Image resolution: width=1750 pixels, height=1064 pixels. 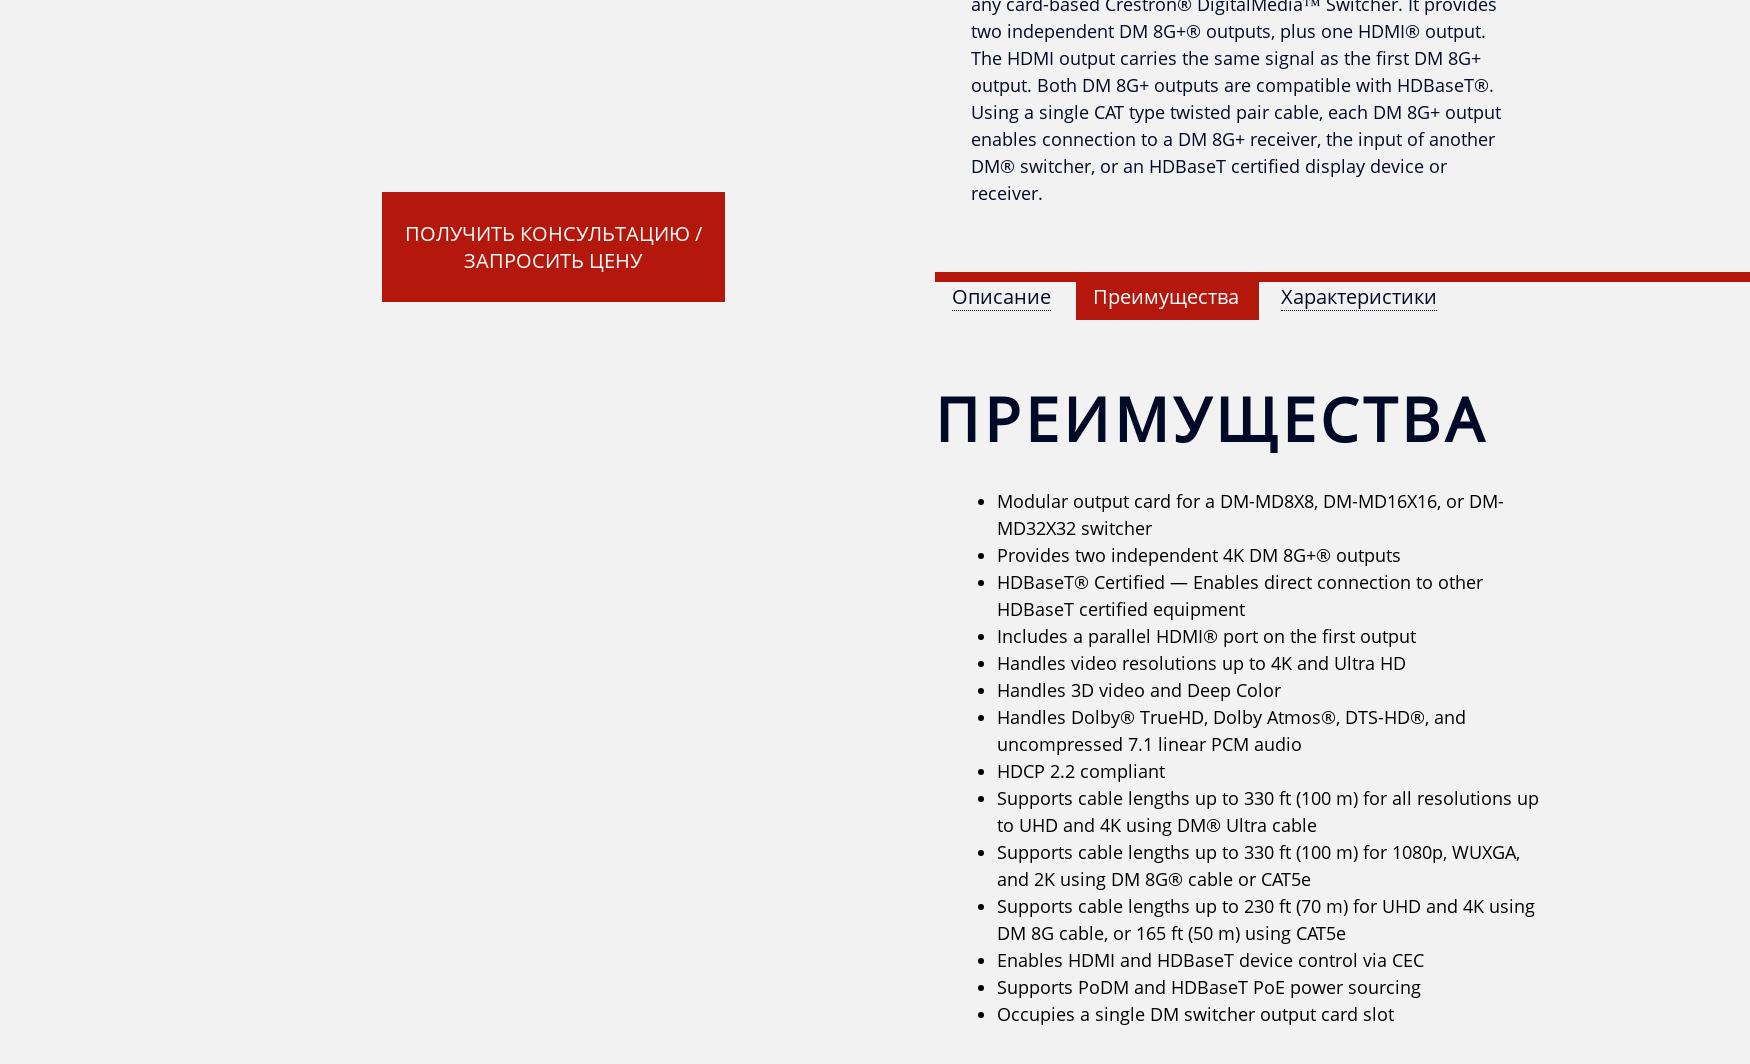 I want to click on 'Supports cable lengths up to 330 ft (100 m) for all resolutions up to UHD and 4K using DM® Ultra cable', so click(x=1267, y=811).